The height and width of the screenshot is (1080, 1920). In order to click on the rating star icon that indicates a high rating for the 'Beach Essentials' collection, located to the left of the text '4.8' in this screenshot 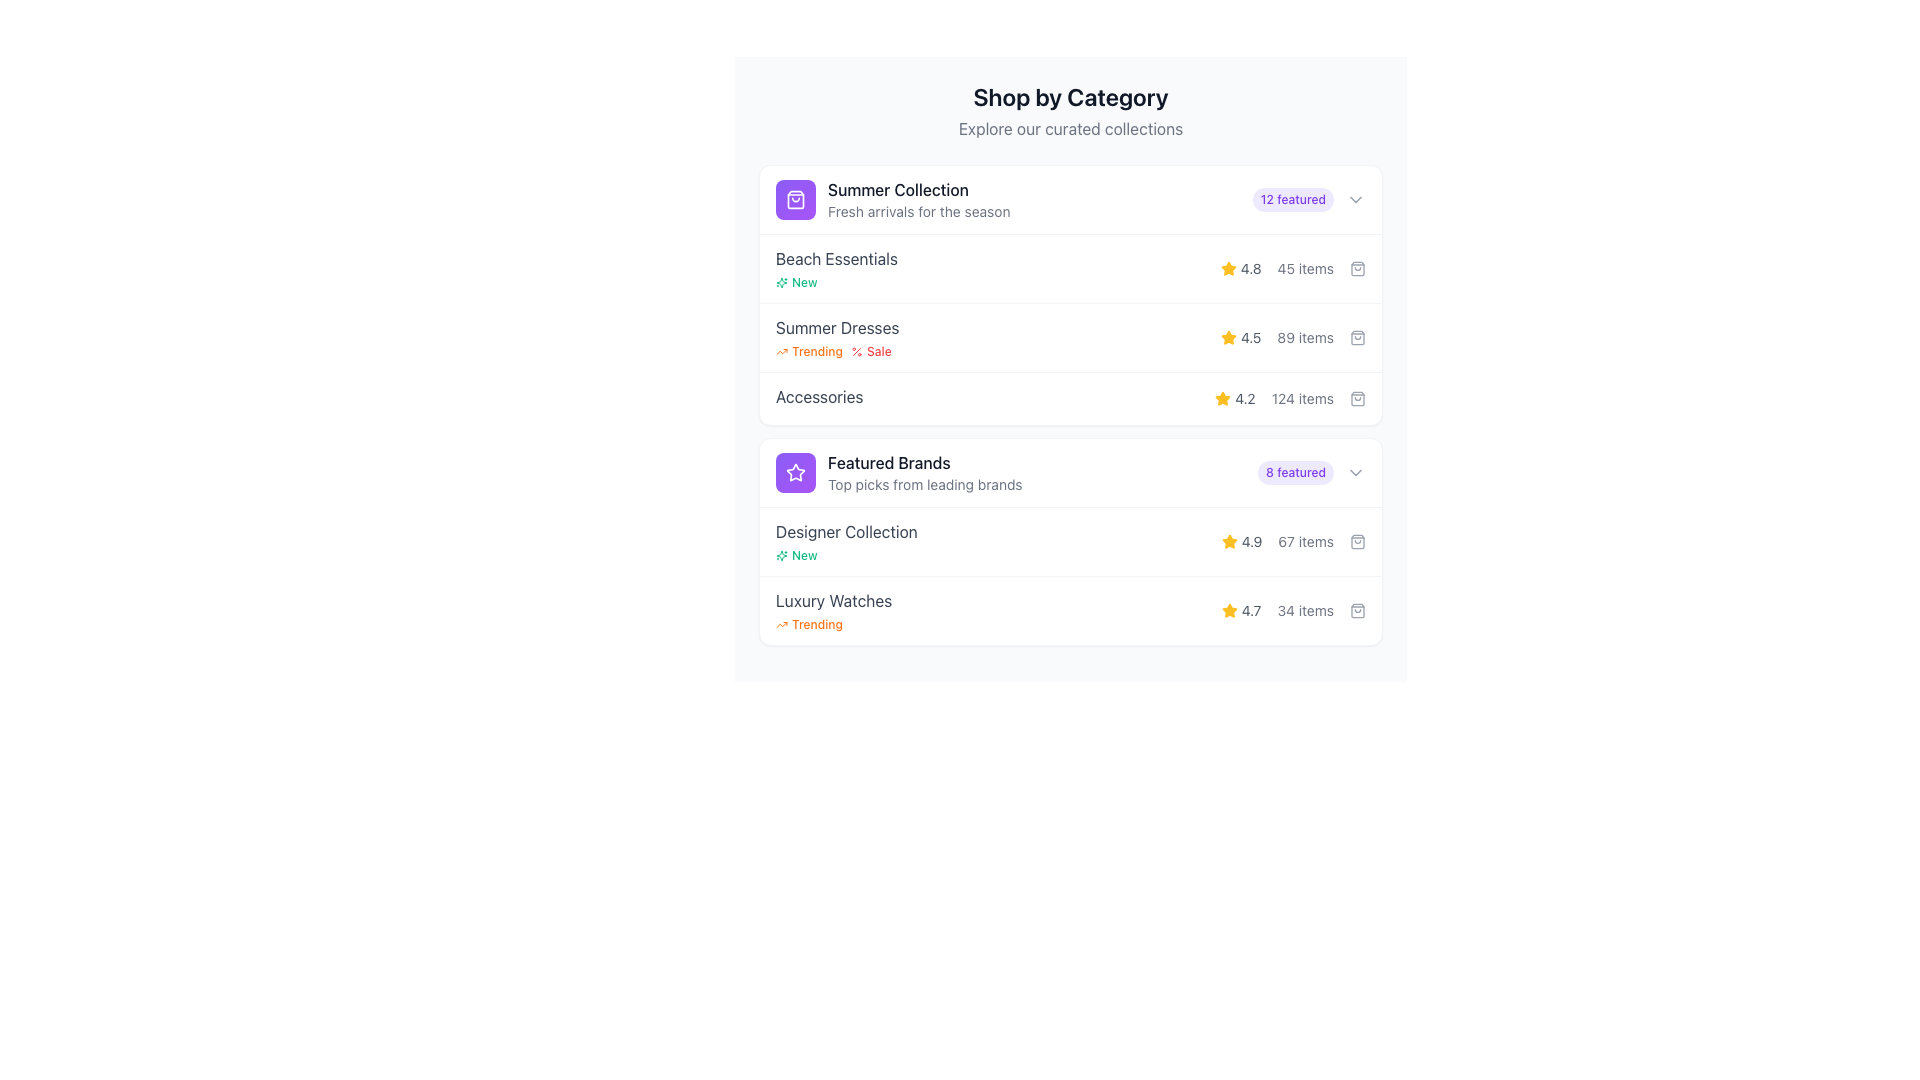, I will do `click(1227, 268)`.